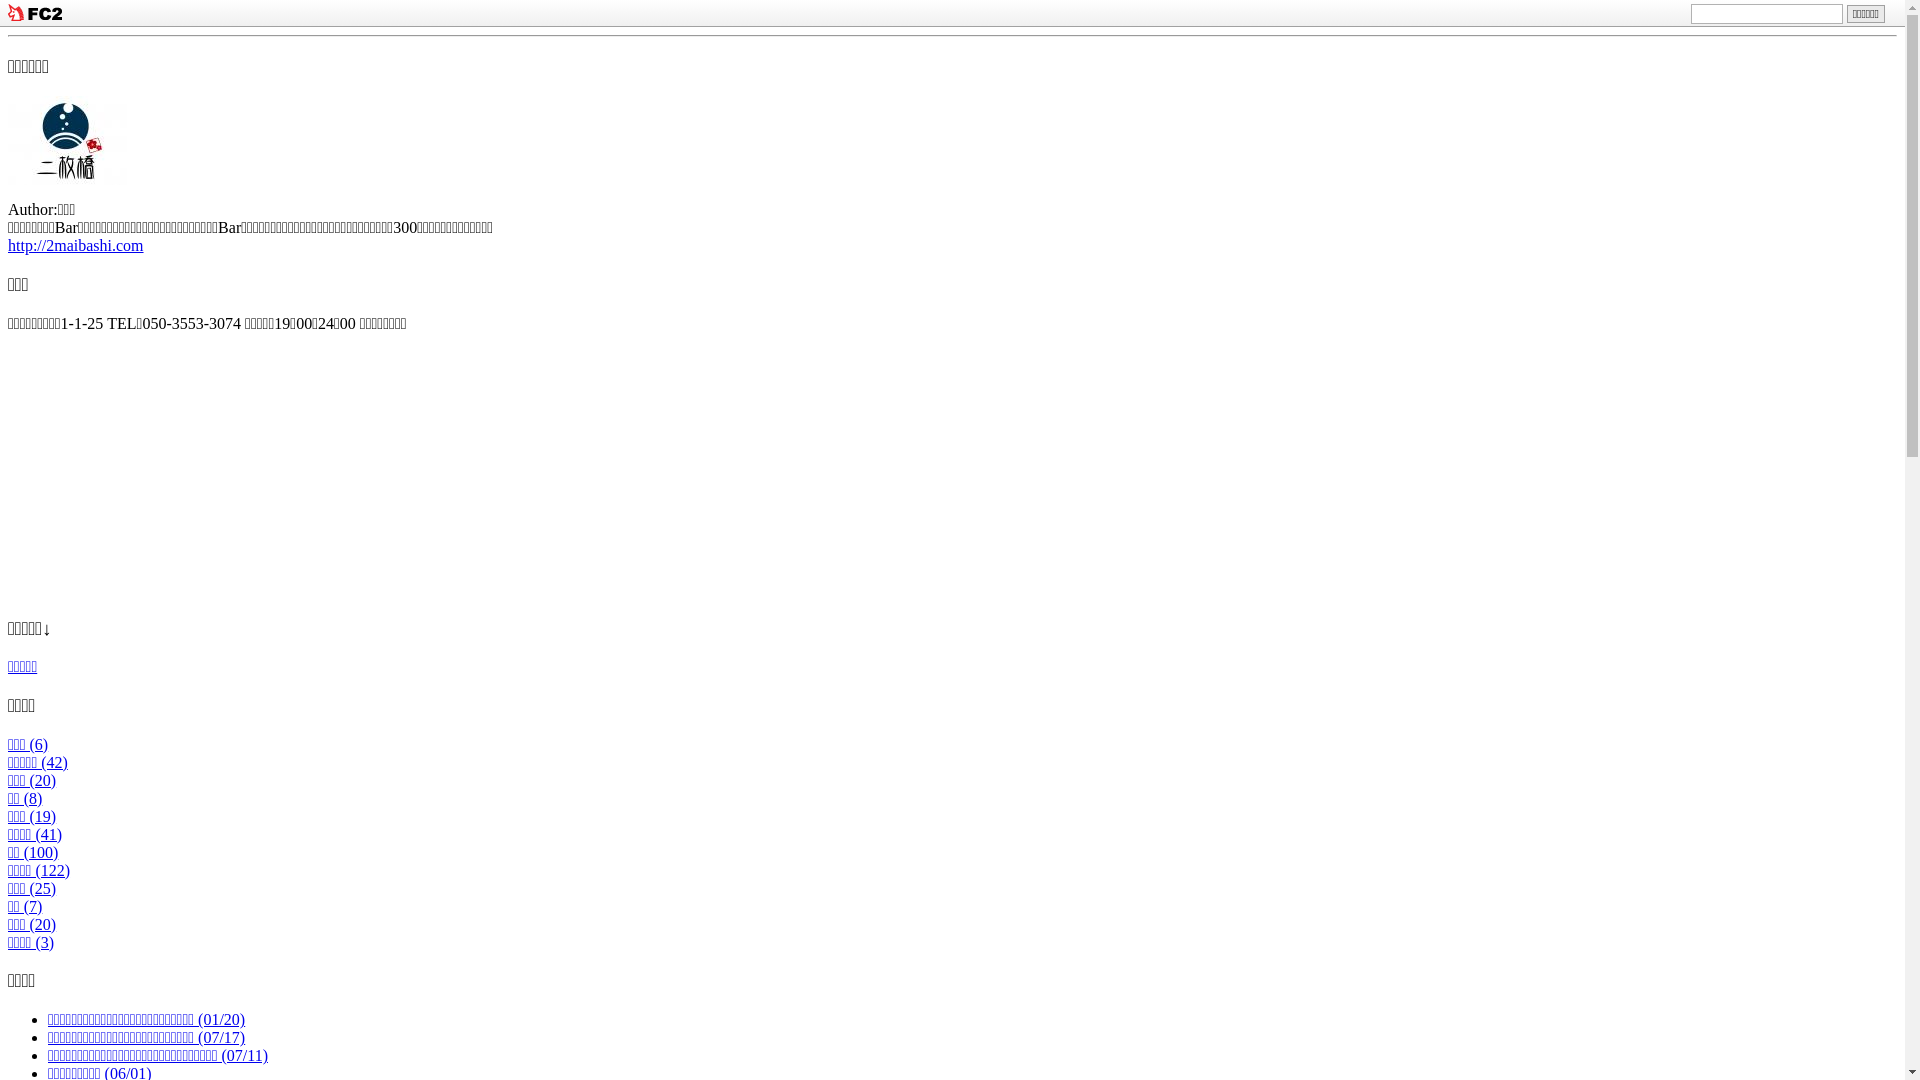  I want to click on 'http://2maibashi.com', so click(76, 244).